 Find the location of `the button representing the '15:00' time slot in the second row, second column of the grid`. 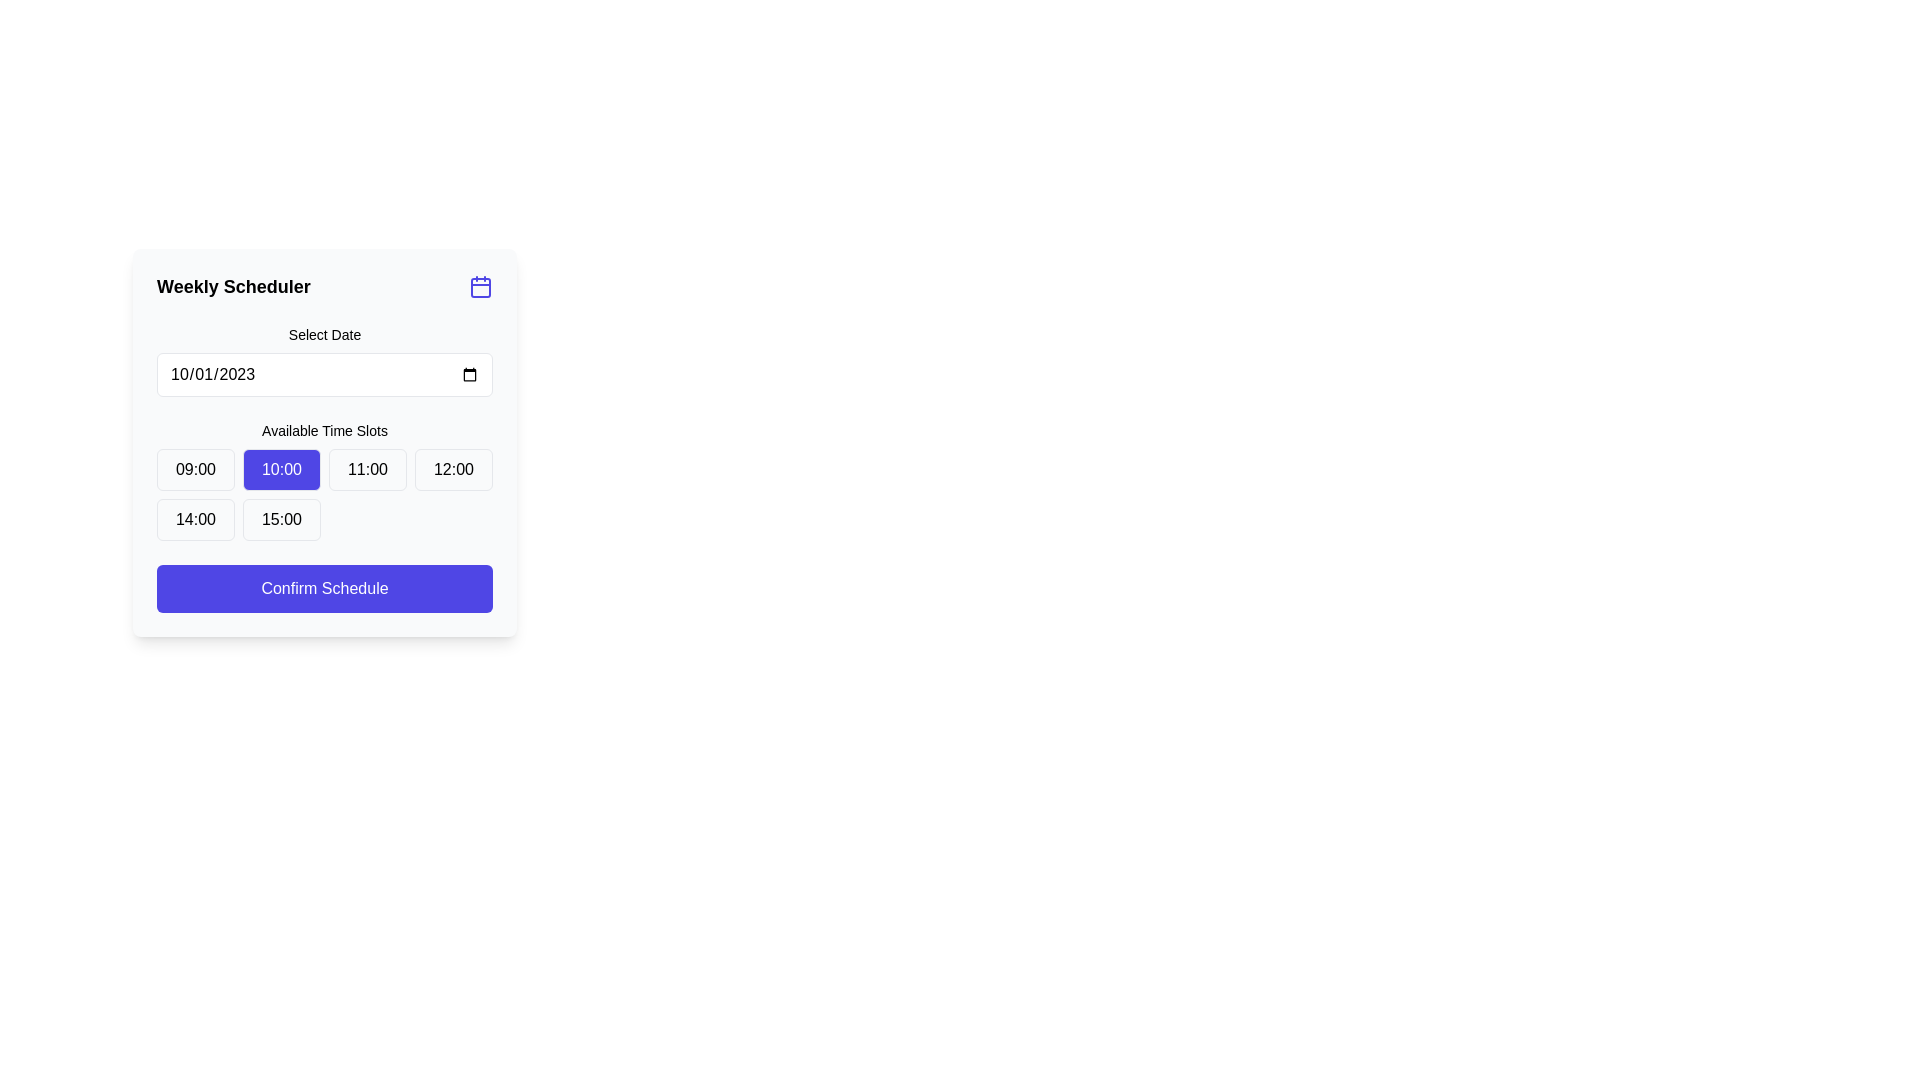

the button representing the '15:00' time slot in the second row, second column of the grid is located at coordinates (281, 519).